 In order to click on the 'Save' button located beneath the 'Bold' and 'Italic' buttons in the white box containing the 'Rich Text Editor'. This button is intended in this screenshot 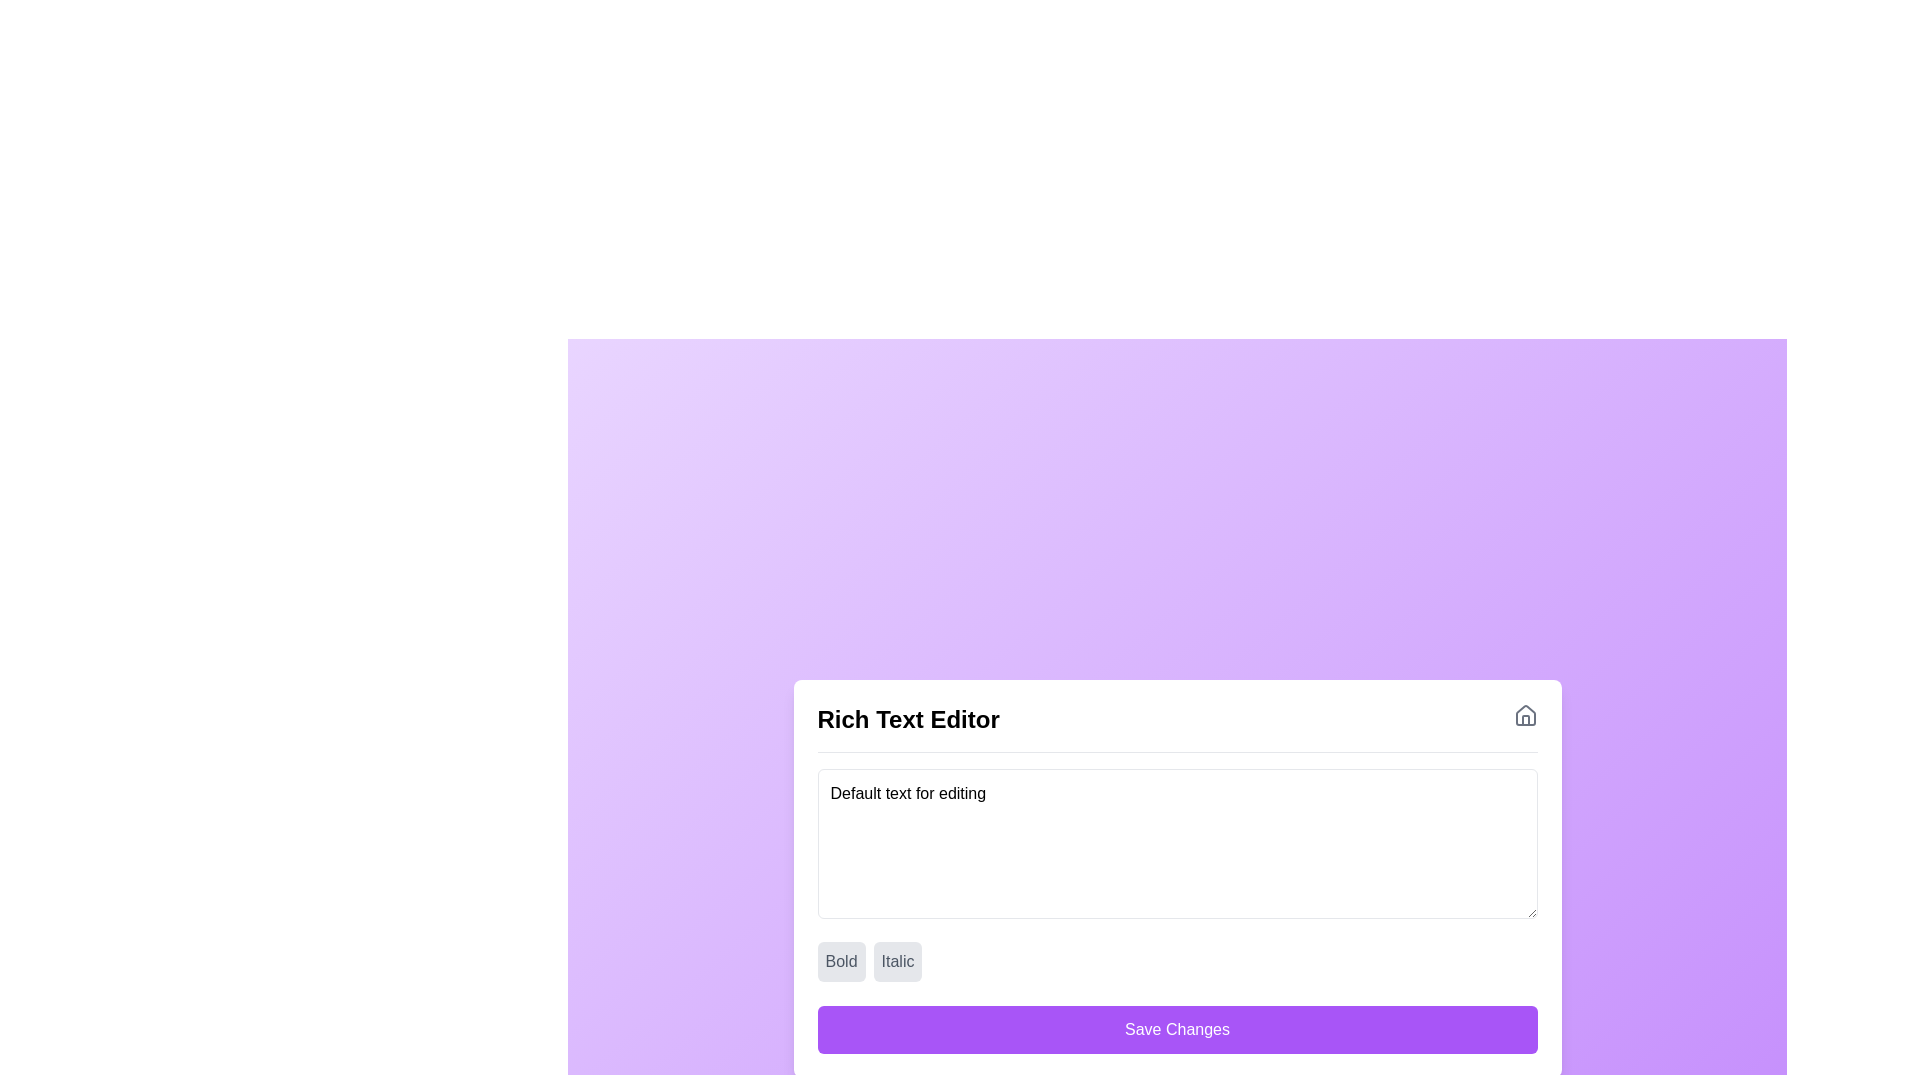, I will do `click(1177, 1029)`.